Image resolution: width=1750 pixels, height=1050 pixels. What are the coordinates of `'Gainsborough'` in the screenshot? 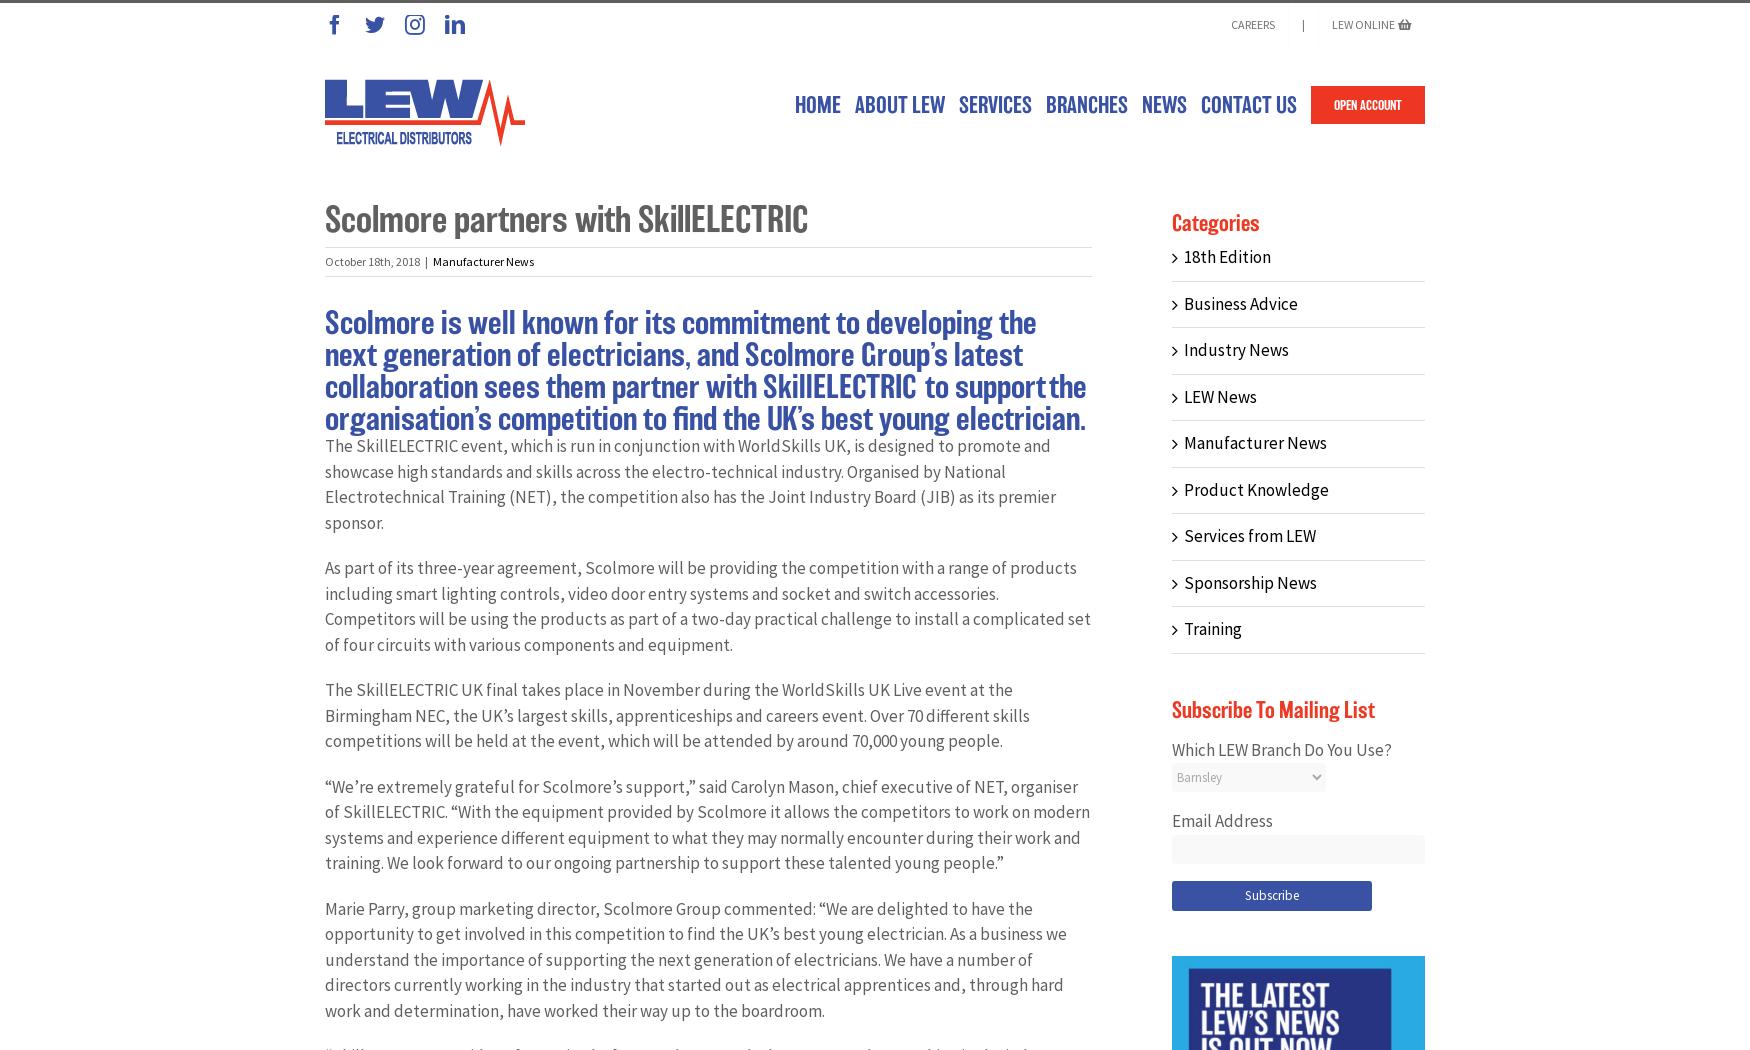 It's located at (1111, 326).